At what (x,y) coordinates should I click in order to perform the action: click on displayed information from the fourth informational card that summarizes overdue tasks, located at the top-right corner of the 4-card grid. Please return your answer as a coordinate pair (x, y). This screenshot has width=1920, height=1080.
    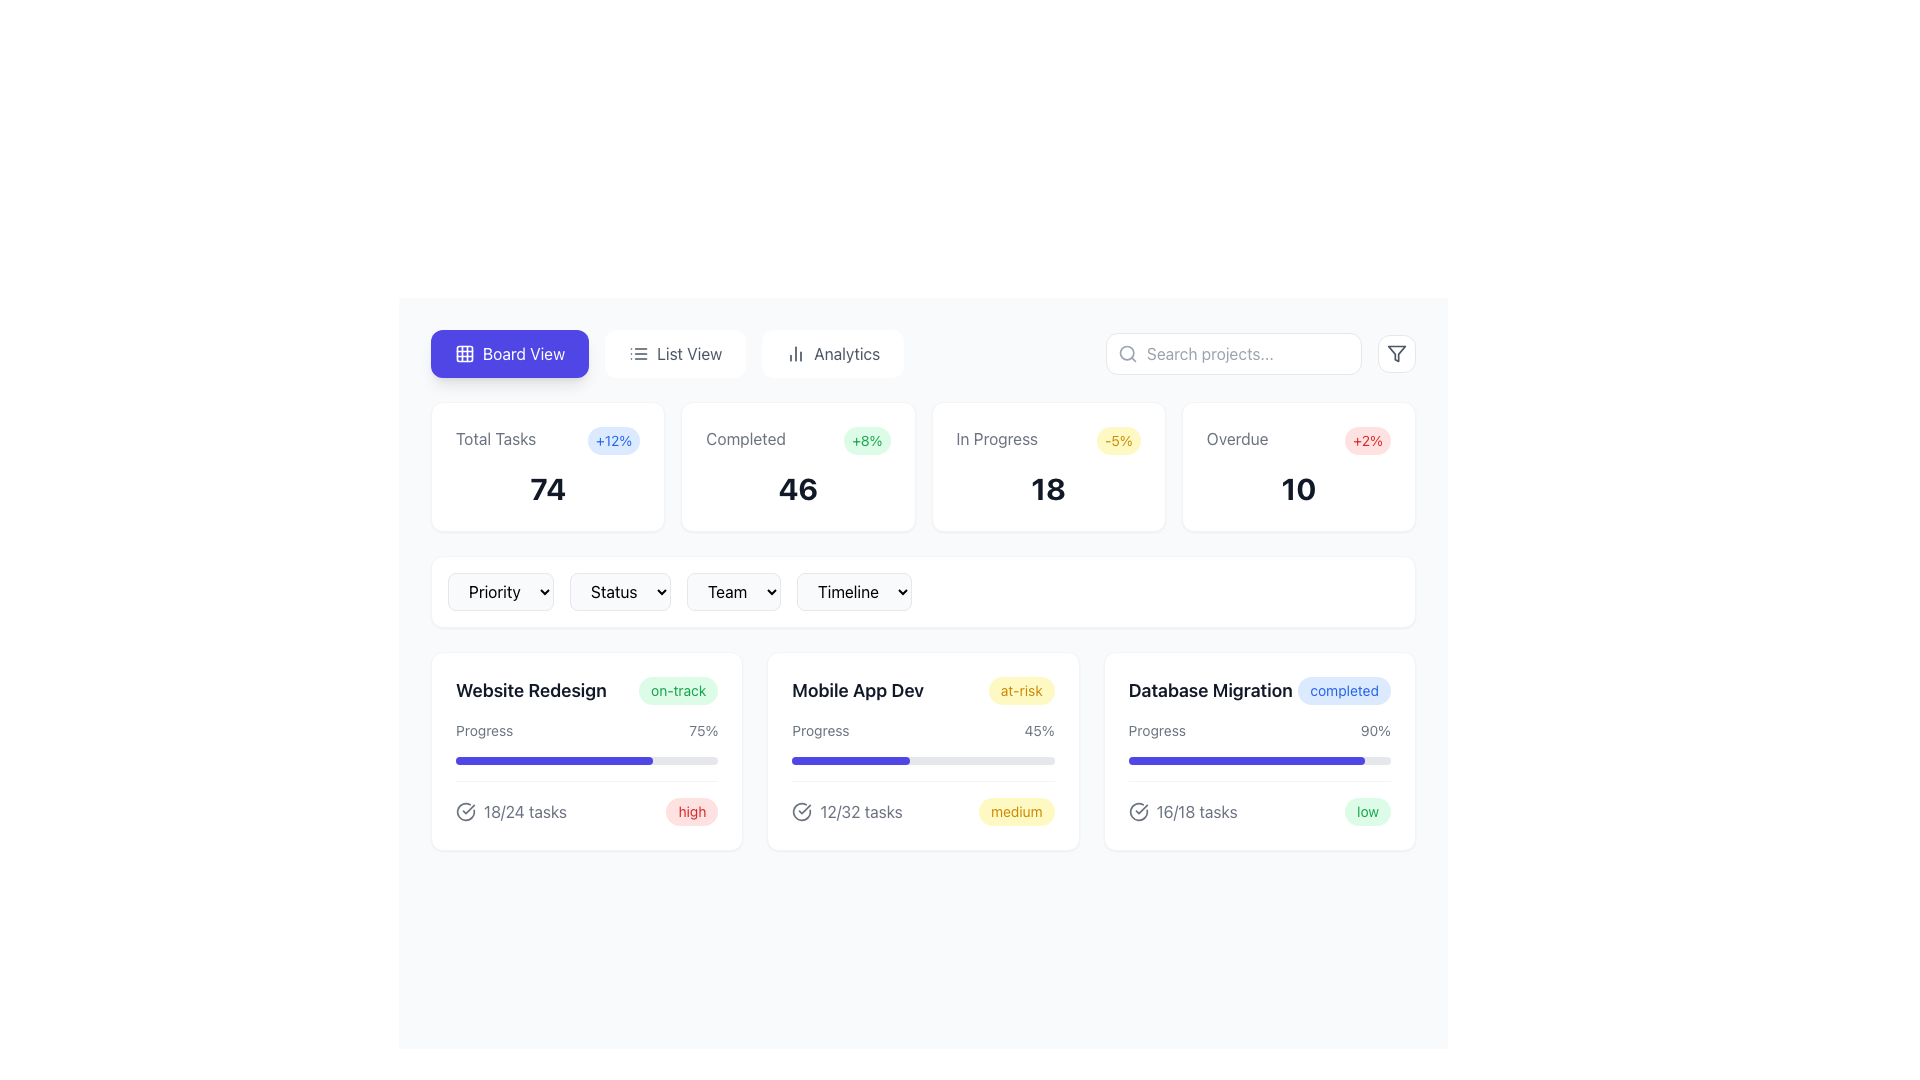
    Looking at the image, I should click on (1298, 466).